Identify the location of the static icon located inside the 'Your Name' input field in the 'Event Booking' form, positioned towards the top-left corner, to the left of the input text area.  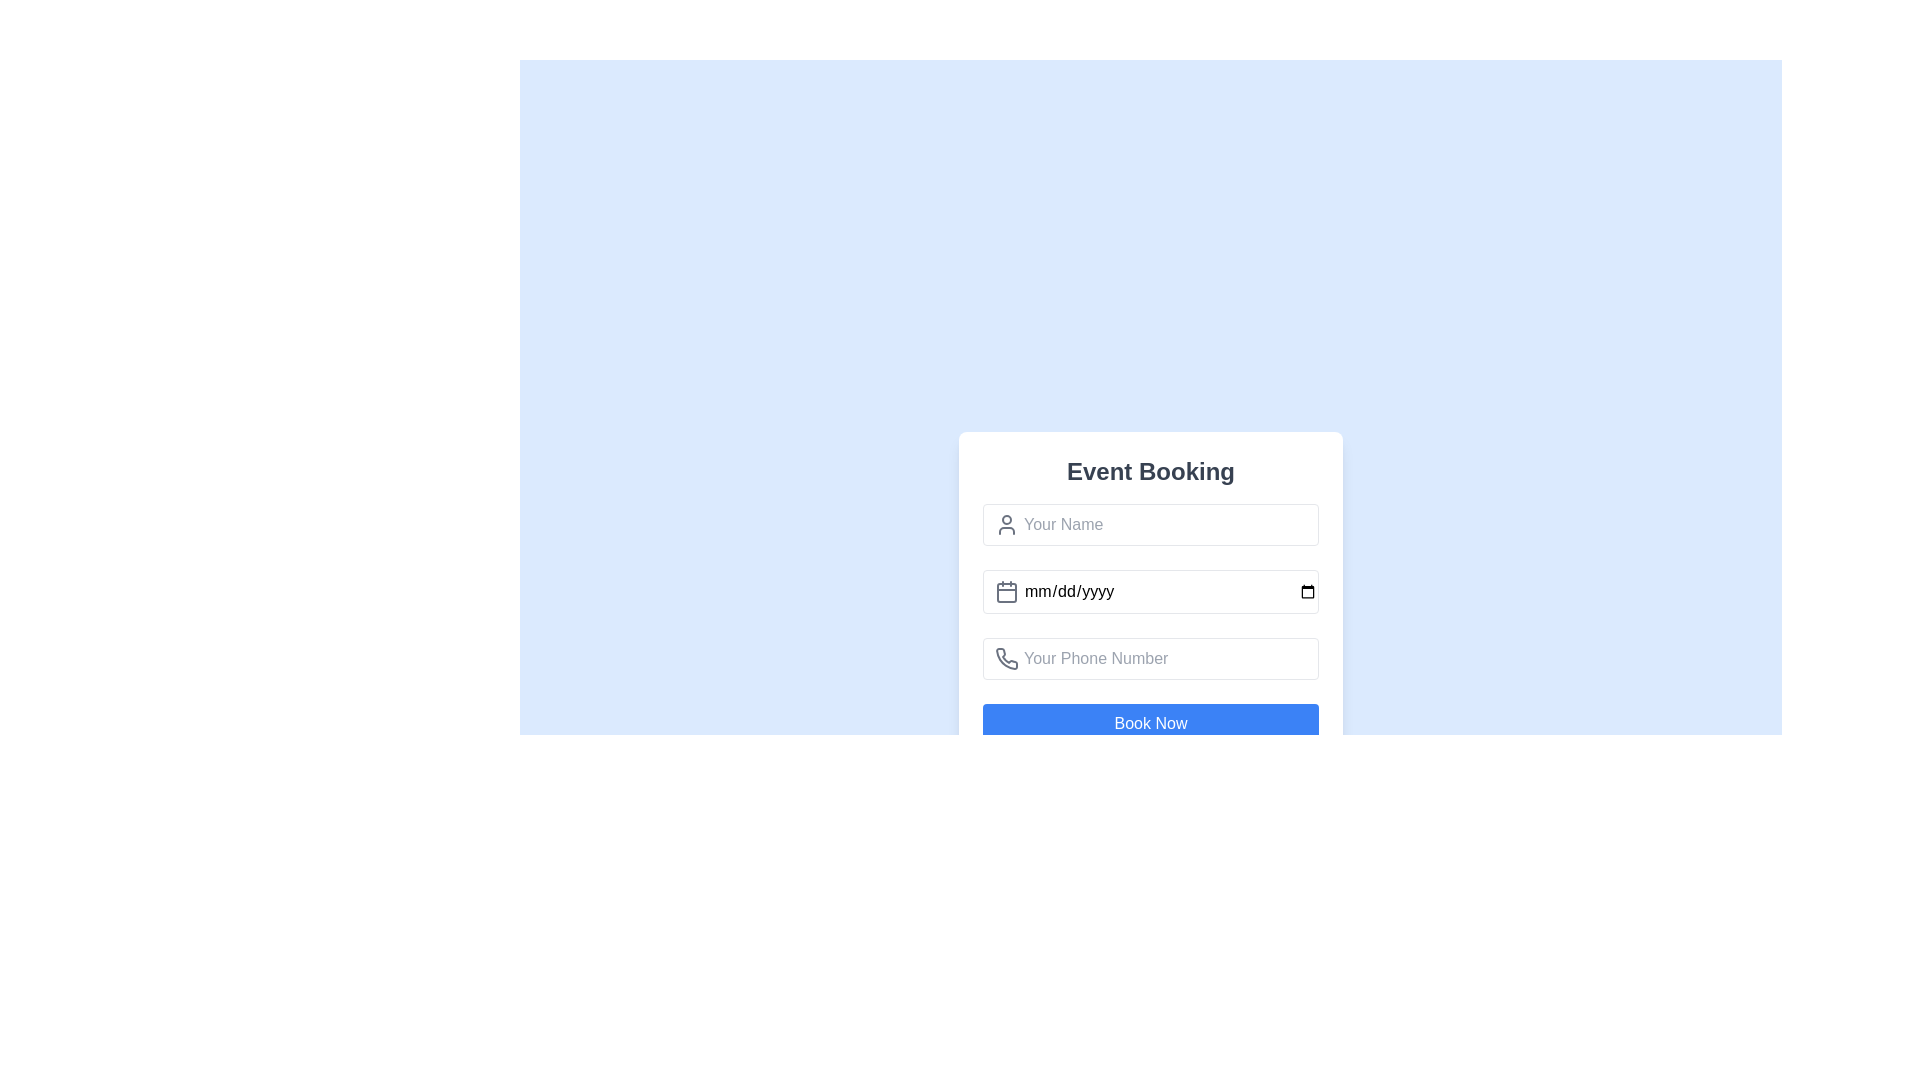
(1007, 523).